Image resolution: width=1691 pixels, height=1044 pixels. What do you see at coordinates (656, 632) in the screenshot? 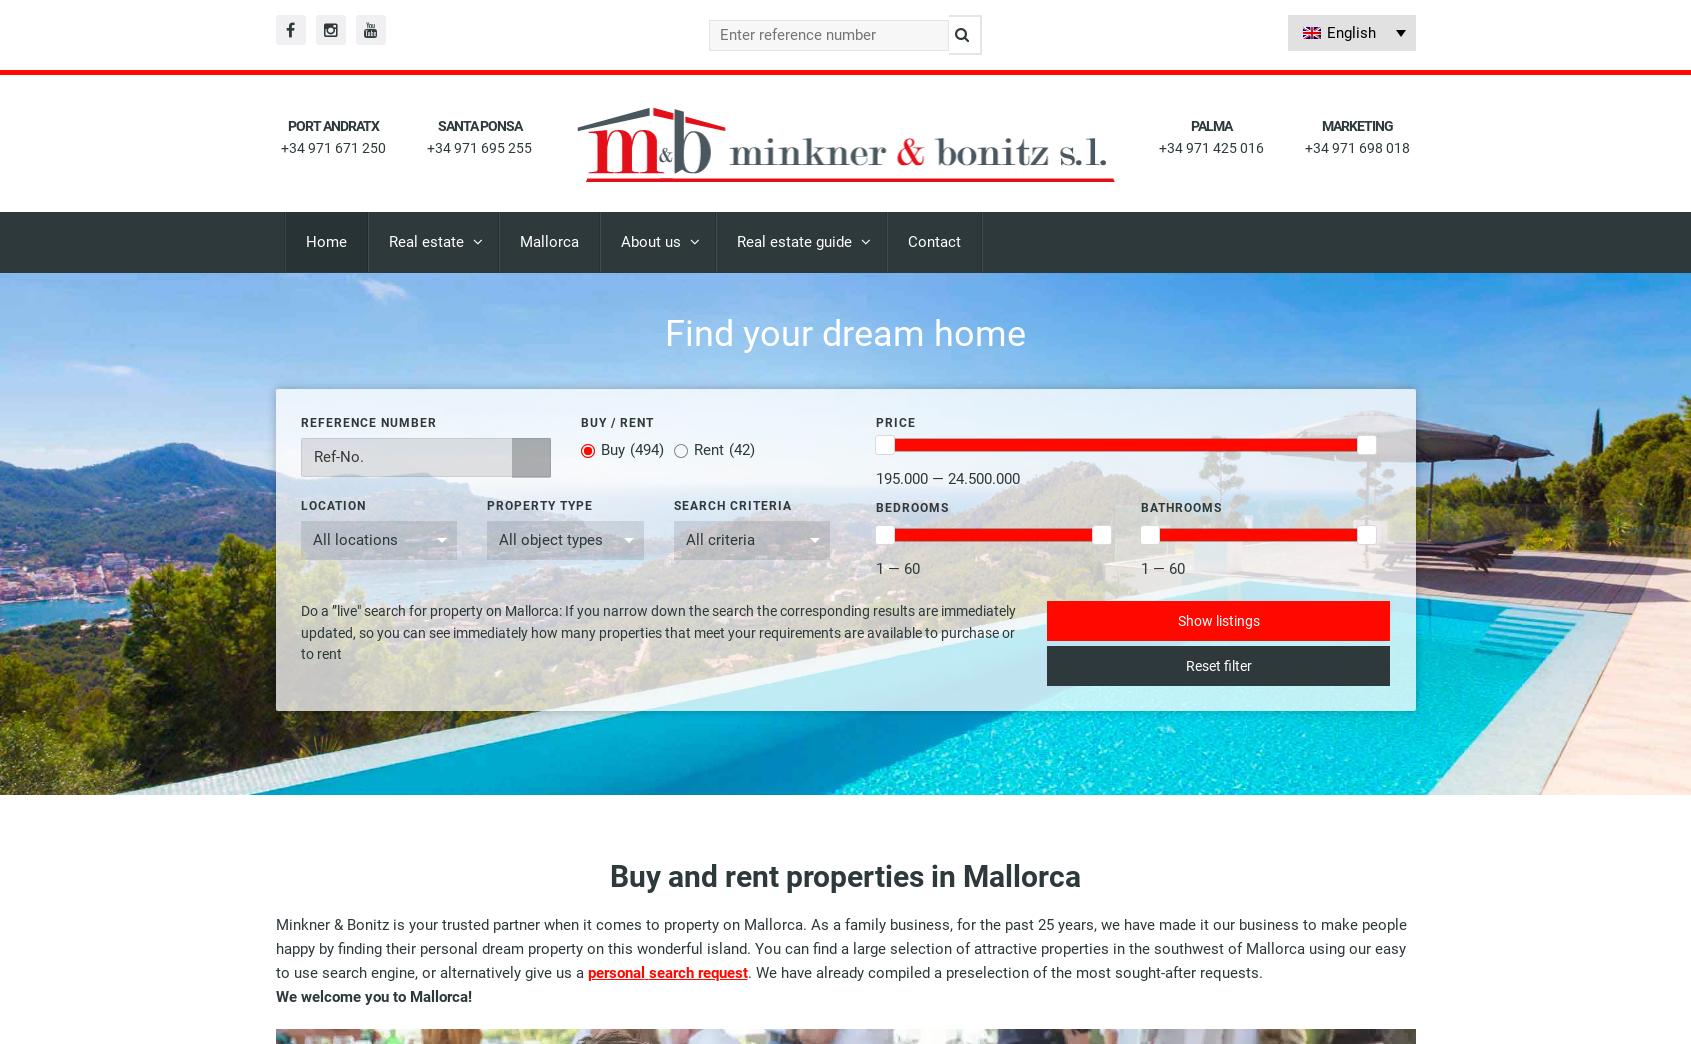
I see `'Do a ”live" search for property on Mallorca: If you narrow down the search the corresponding results are immediately updated, so you can see immediately how many properties that meet your requirements are available to purchase or to rent'` at bounding box center [656, 632].